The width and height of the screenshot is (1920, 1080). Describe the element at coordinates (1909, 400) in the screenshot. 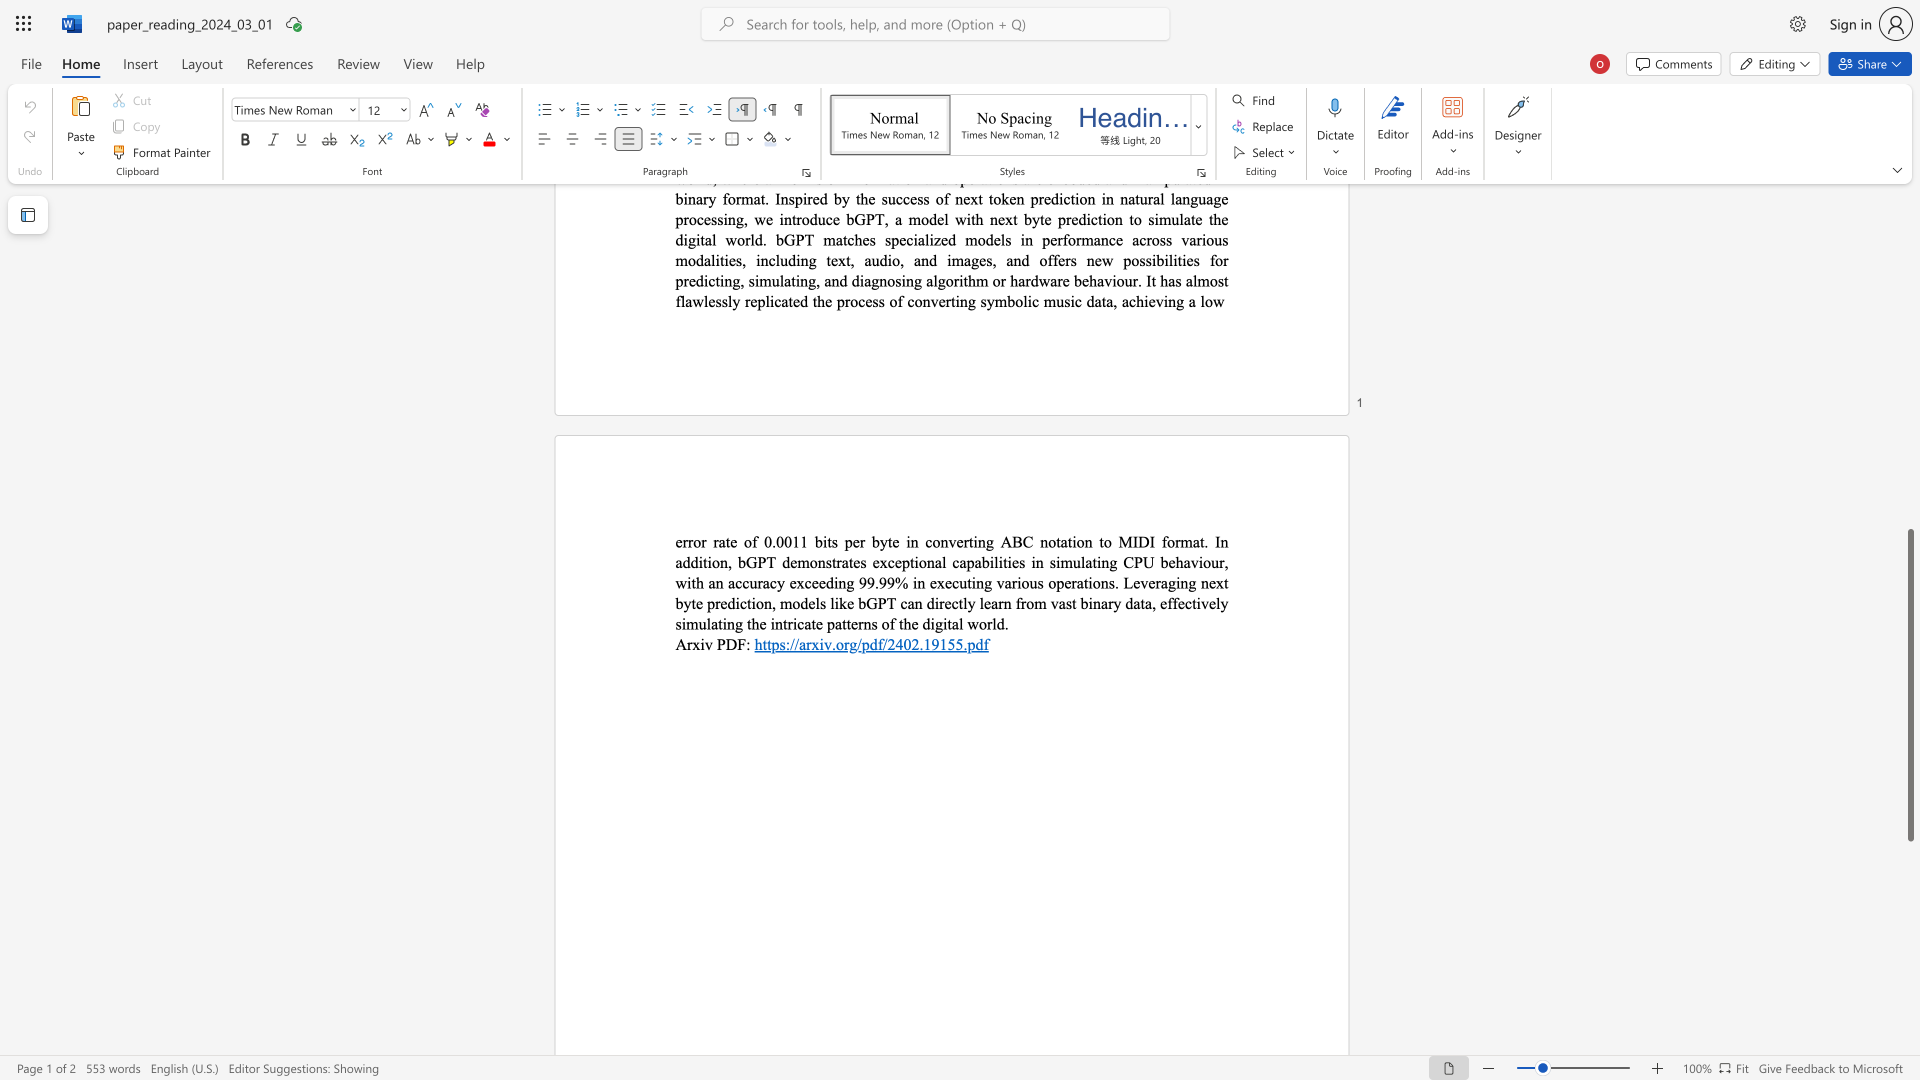

I see `the scrollbar on the right` at that location.